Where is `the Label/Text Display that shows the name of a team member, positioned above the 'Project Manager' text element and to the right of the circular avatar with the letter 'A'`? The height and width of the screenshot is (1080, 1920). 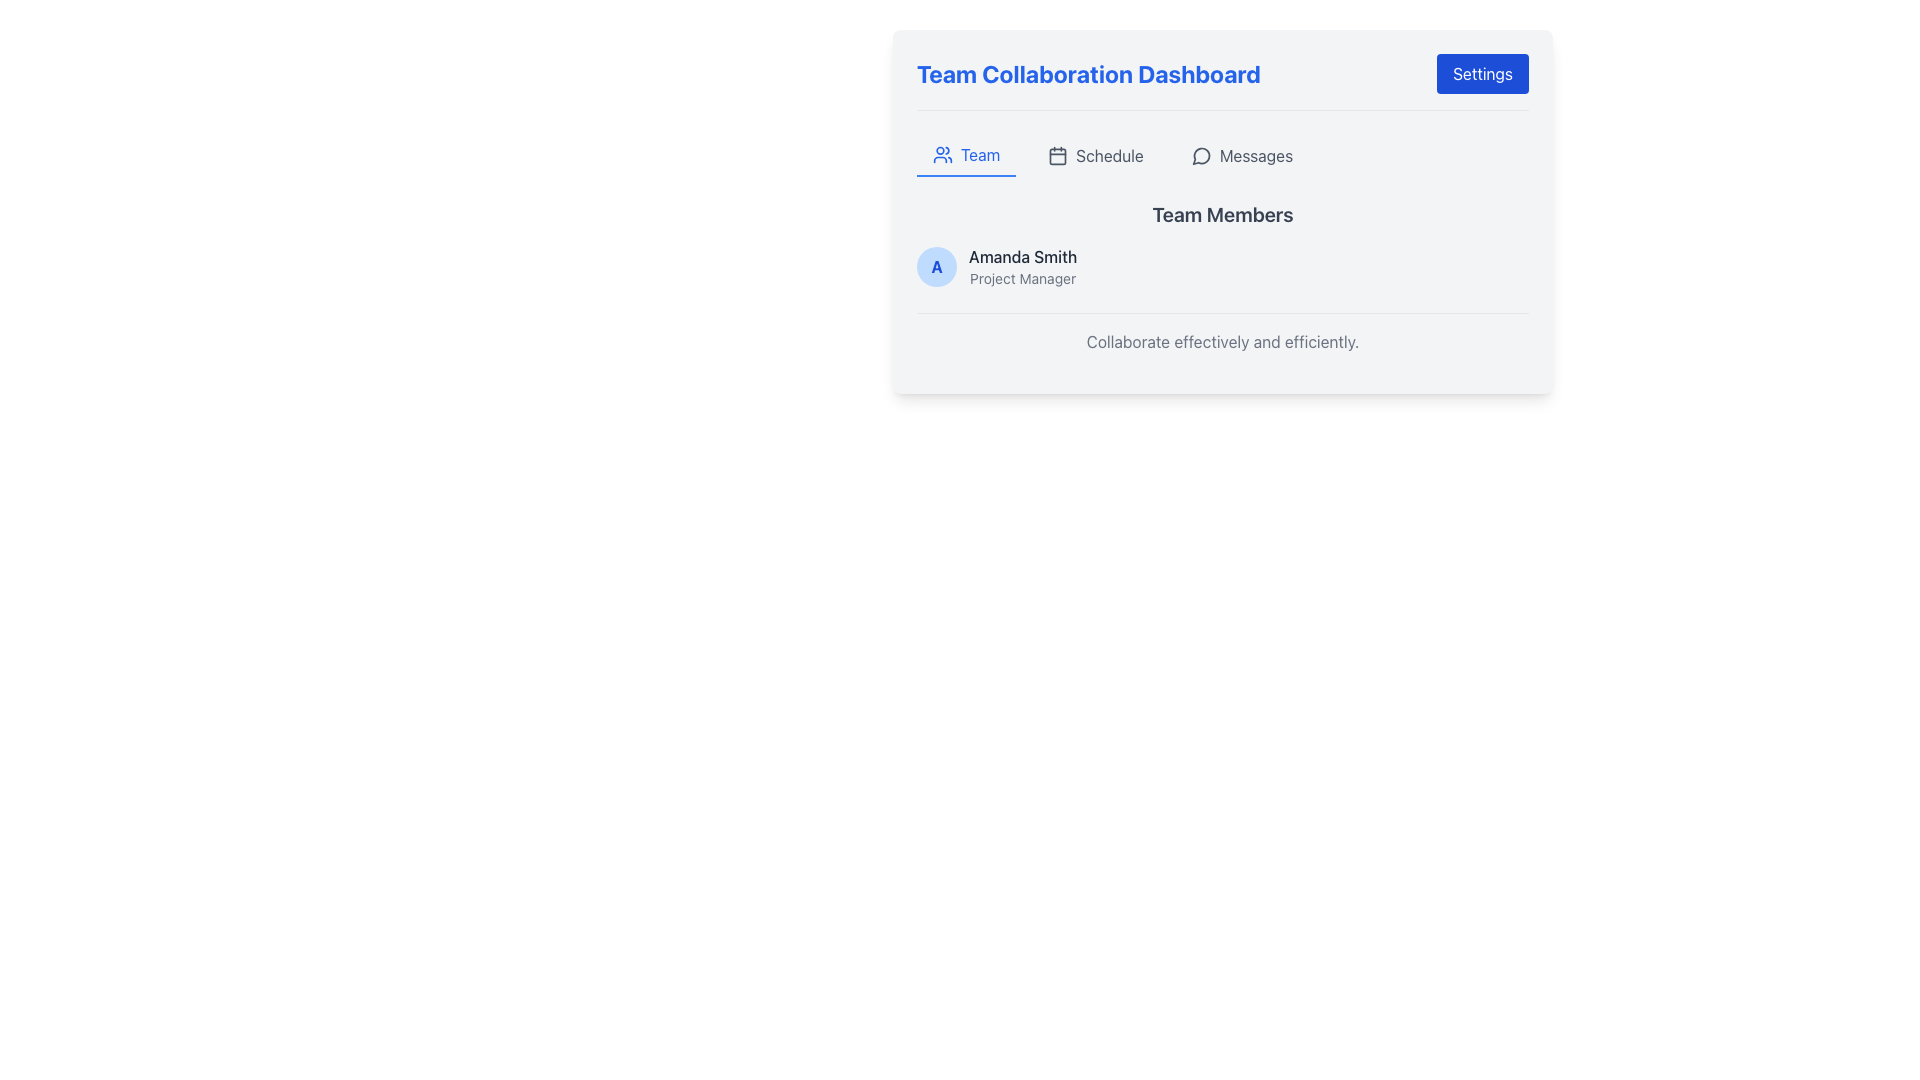
the Label/Text Display that shows the name of a team member, positioned above the 'Project Manager' text element and to the right of the circular avatar with the letter 'A' is located at coordinates (1023, 256).